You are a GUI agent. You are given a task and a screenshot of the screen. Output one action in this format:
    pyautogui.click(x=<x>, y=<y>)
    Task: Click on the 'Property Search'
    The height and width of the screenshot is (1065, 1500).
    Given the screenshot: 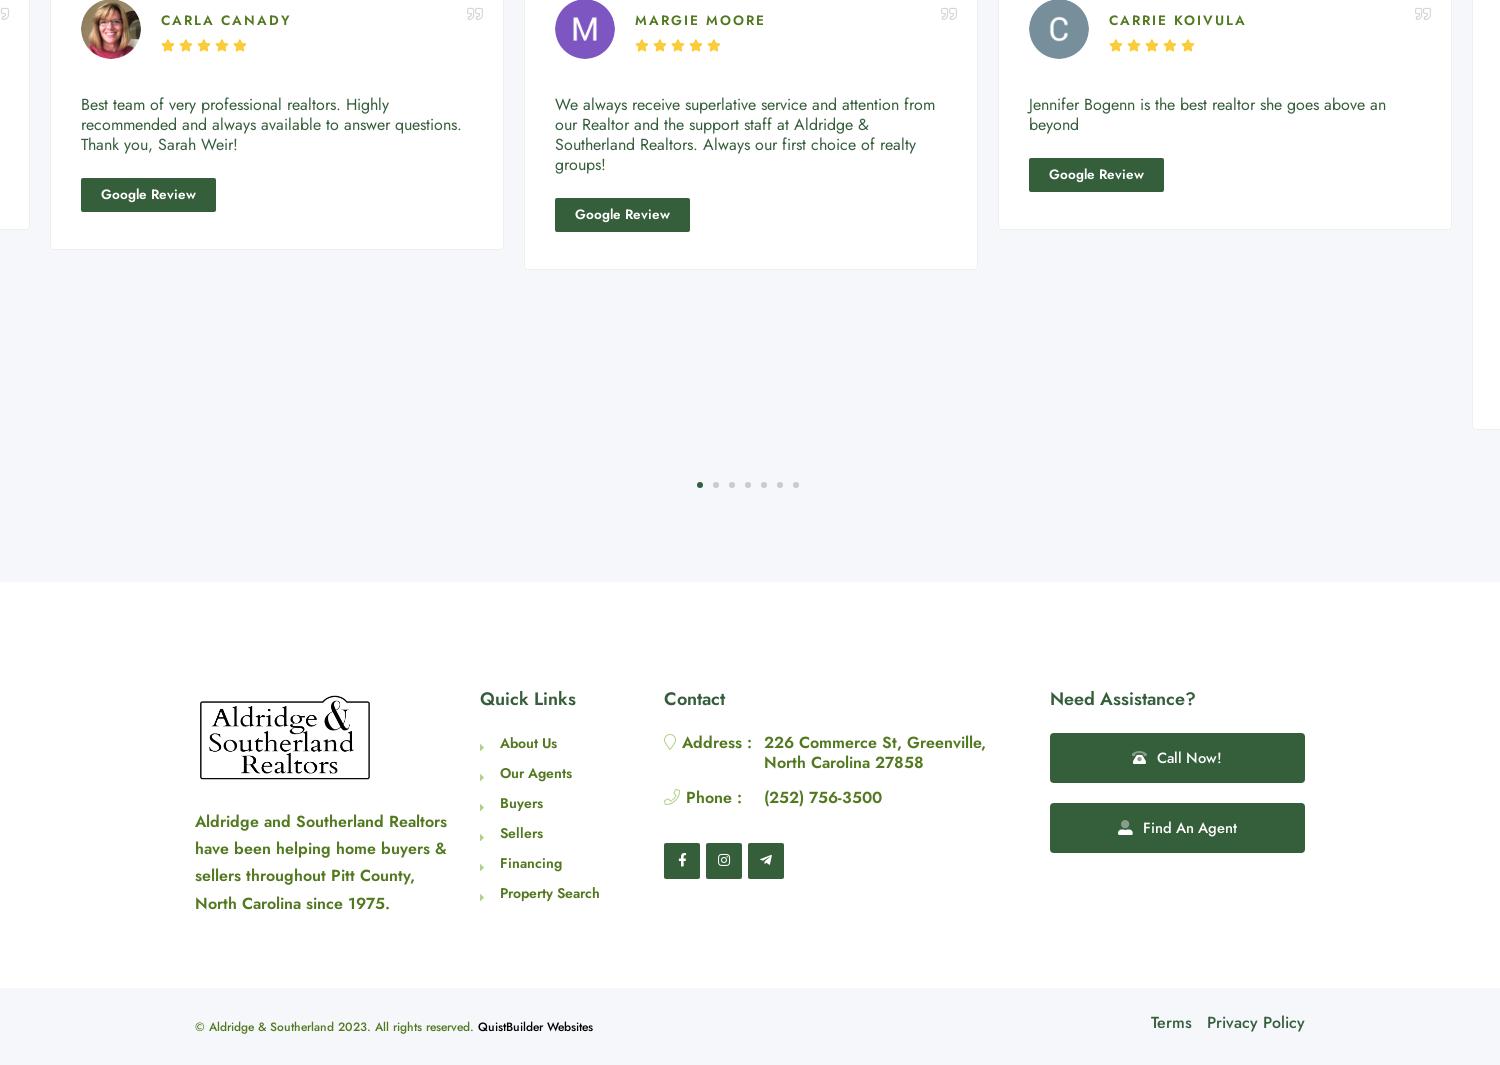 What is the action you would take?
    pyautogui.click(x=550, y=892)
    